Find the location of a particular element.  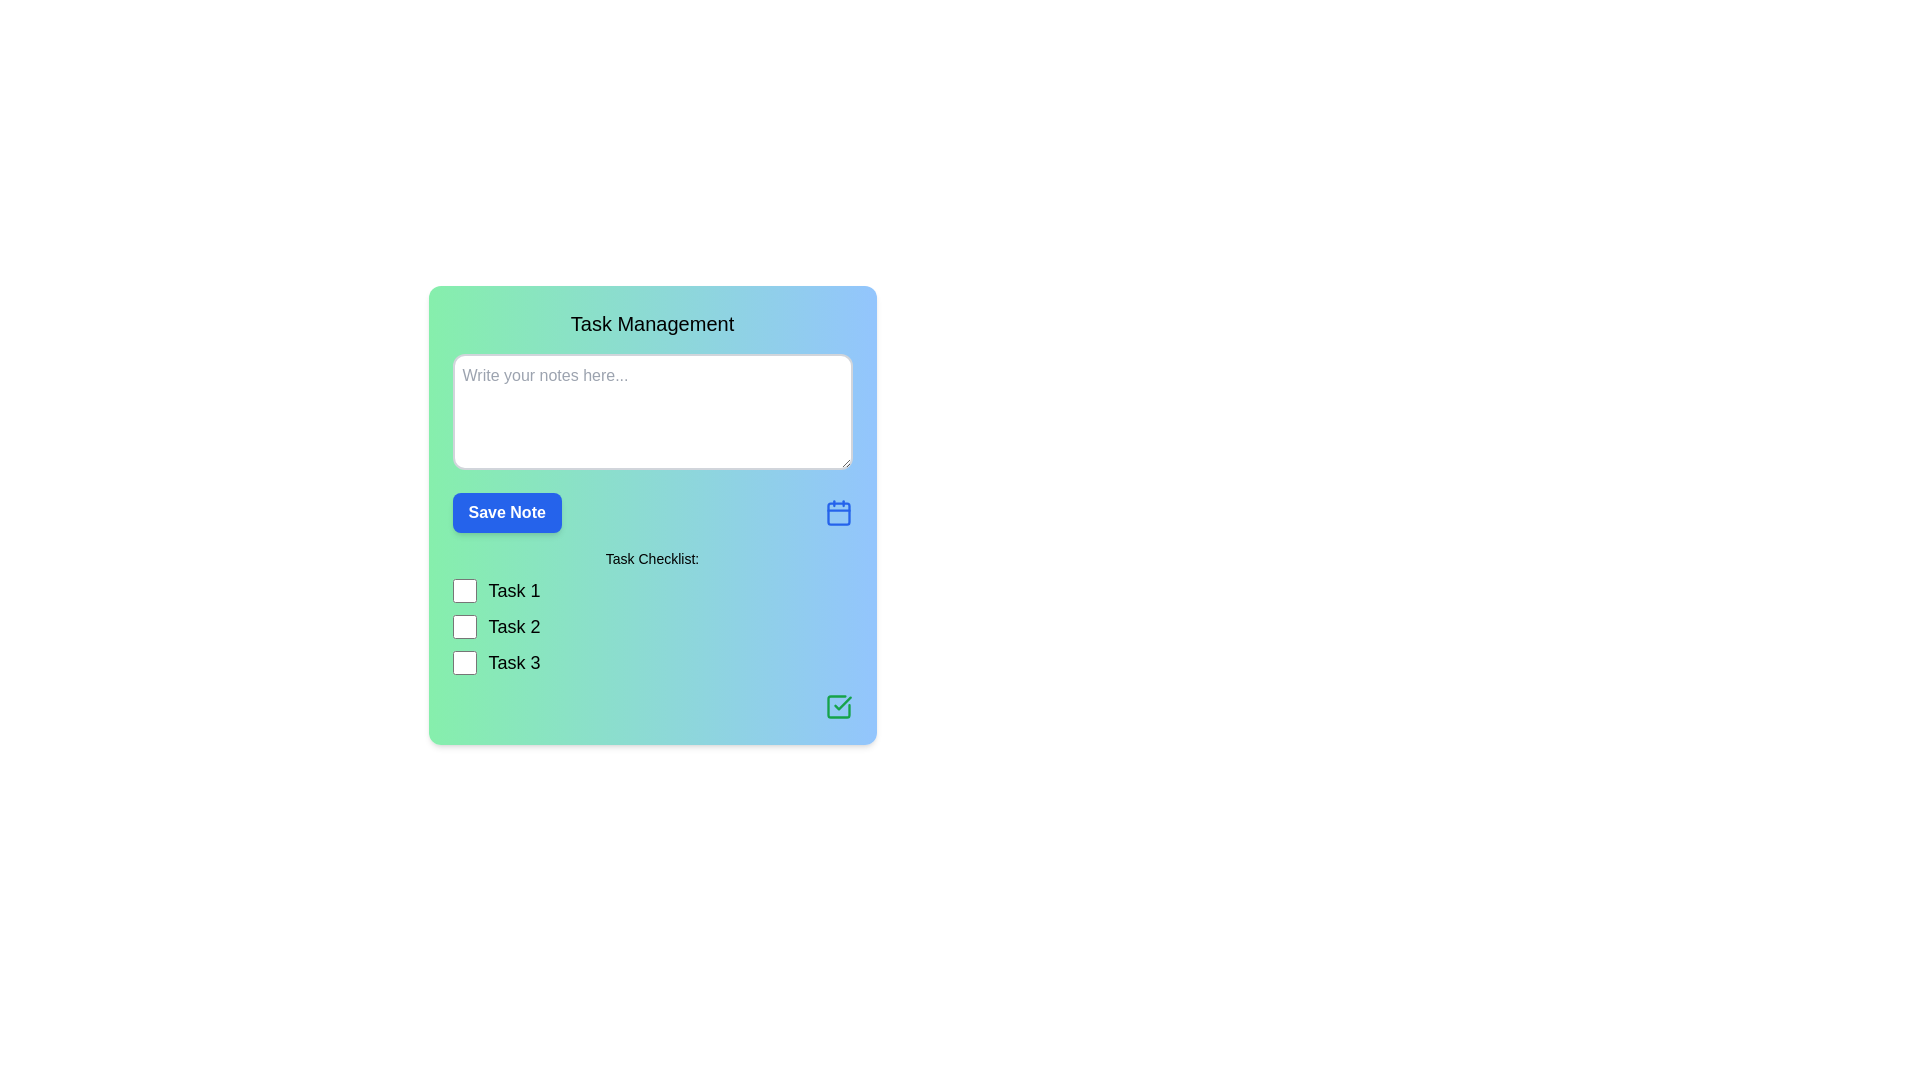

the square checkbox with rounded corners, which is styled with a white fill and thin dark border, located to the left of the 'Task 2' text is located at coordinates (463, 626).